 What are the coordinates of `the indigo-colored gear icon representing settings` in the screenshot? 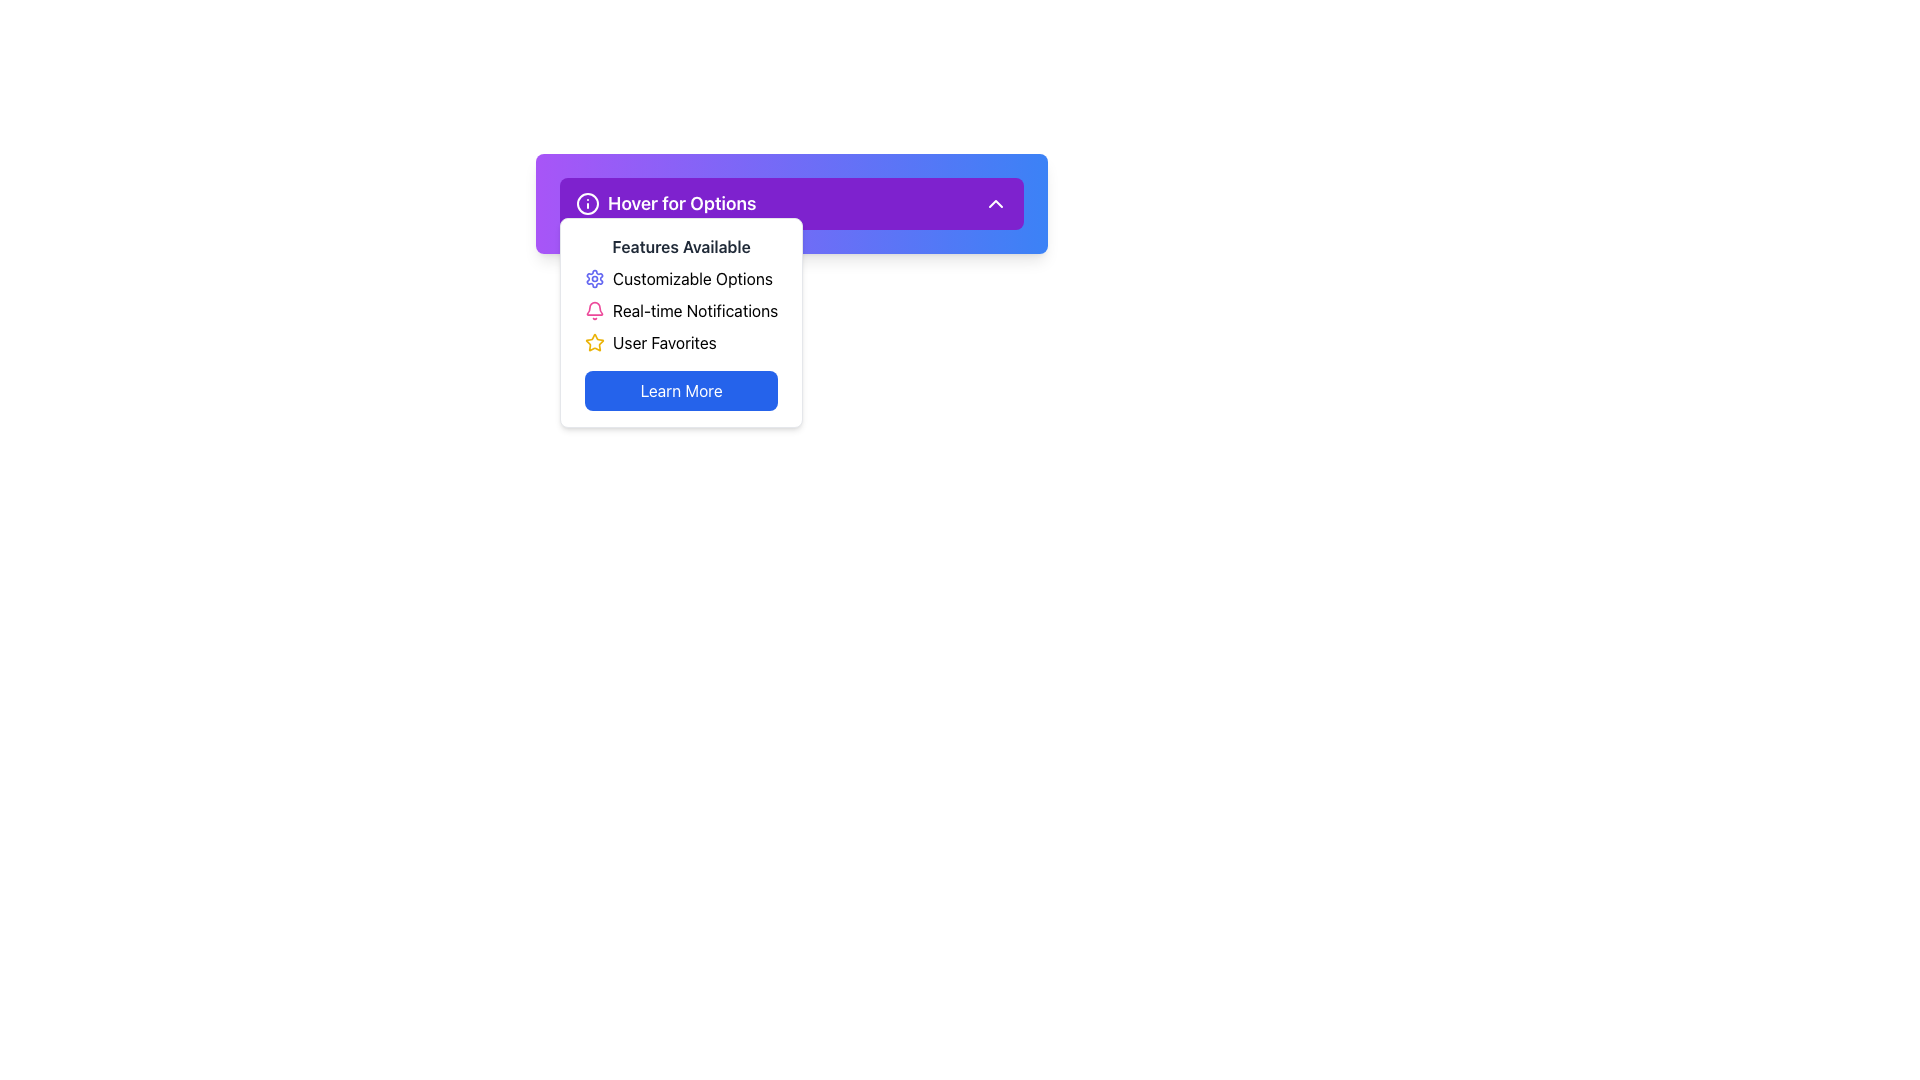 It's located at (594, 278).